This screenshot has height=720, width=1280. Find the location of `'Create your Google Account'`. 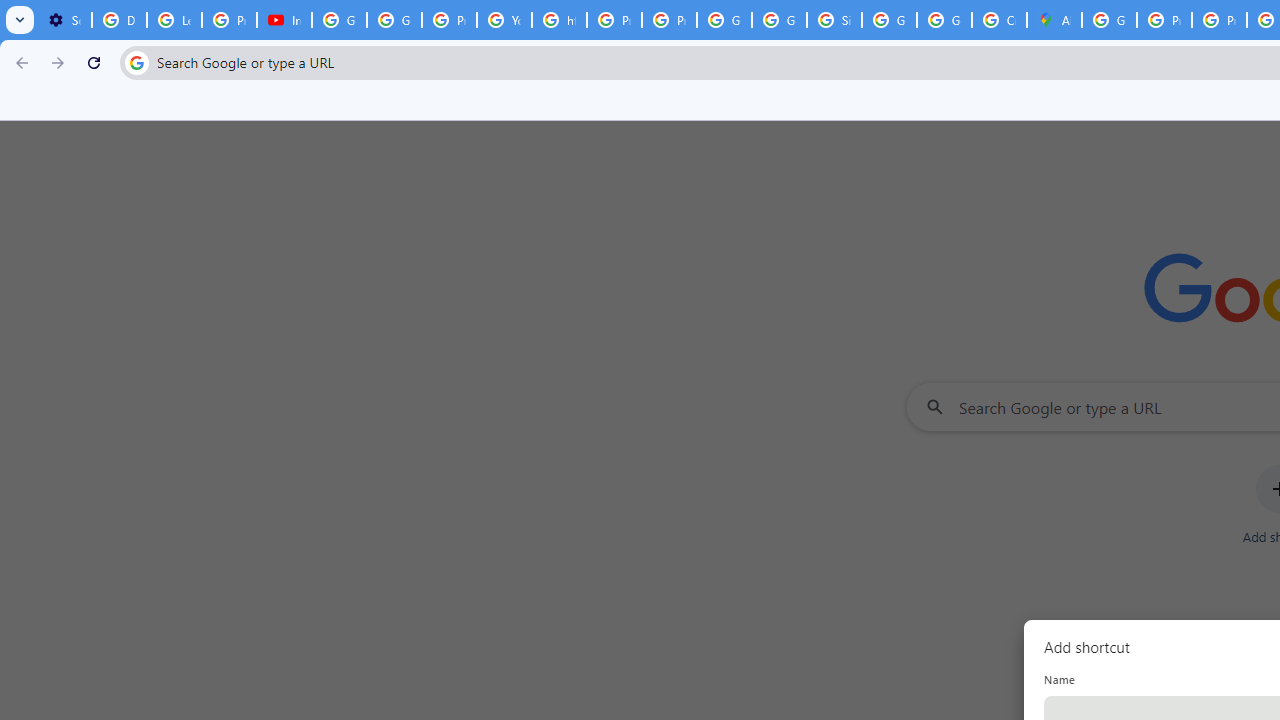

'Create your Google Account' is located at coordinates (999, 20).